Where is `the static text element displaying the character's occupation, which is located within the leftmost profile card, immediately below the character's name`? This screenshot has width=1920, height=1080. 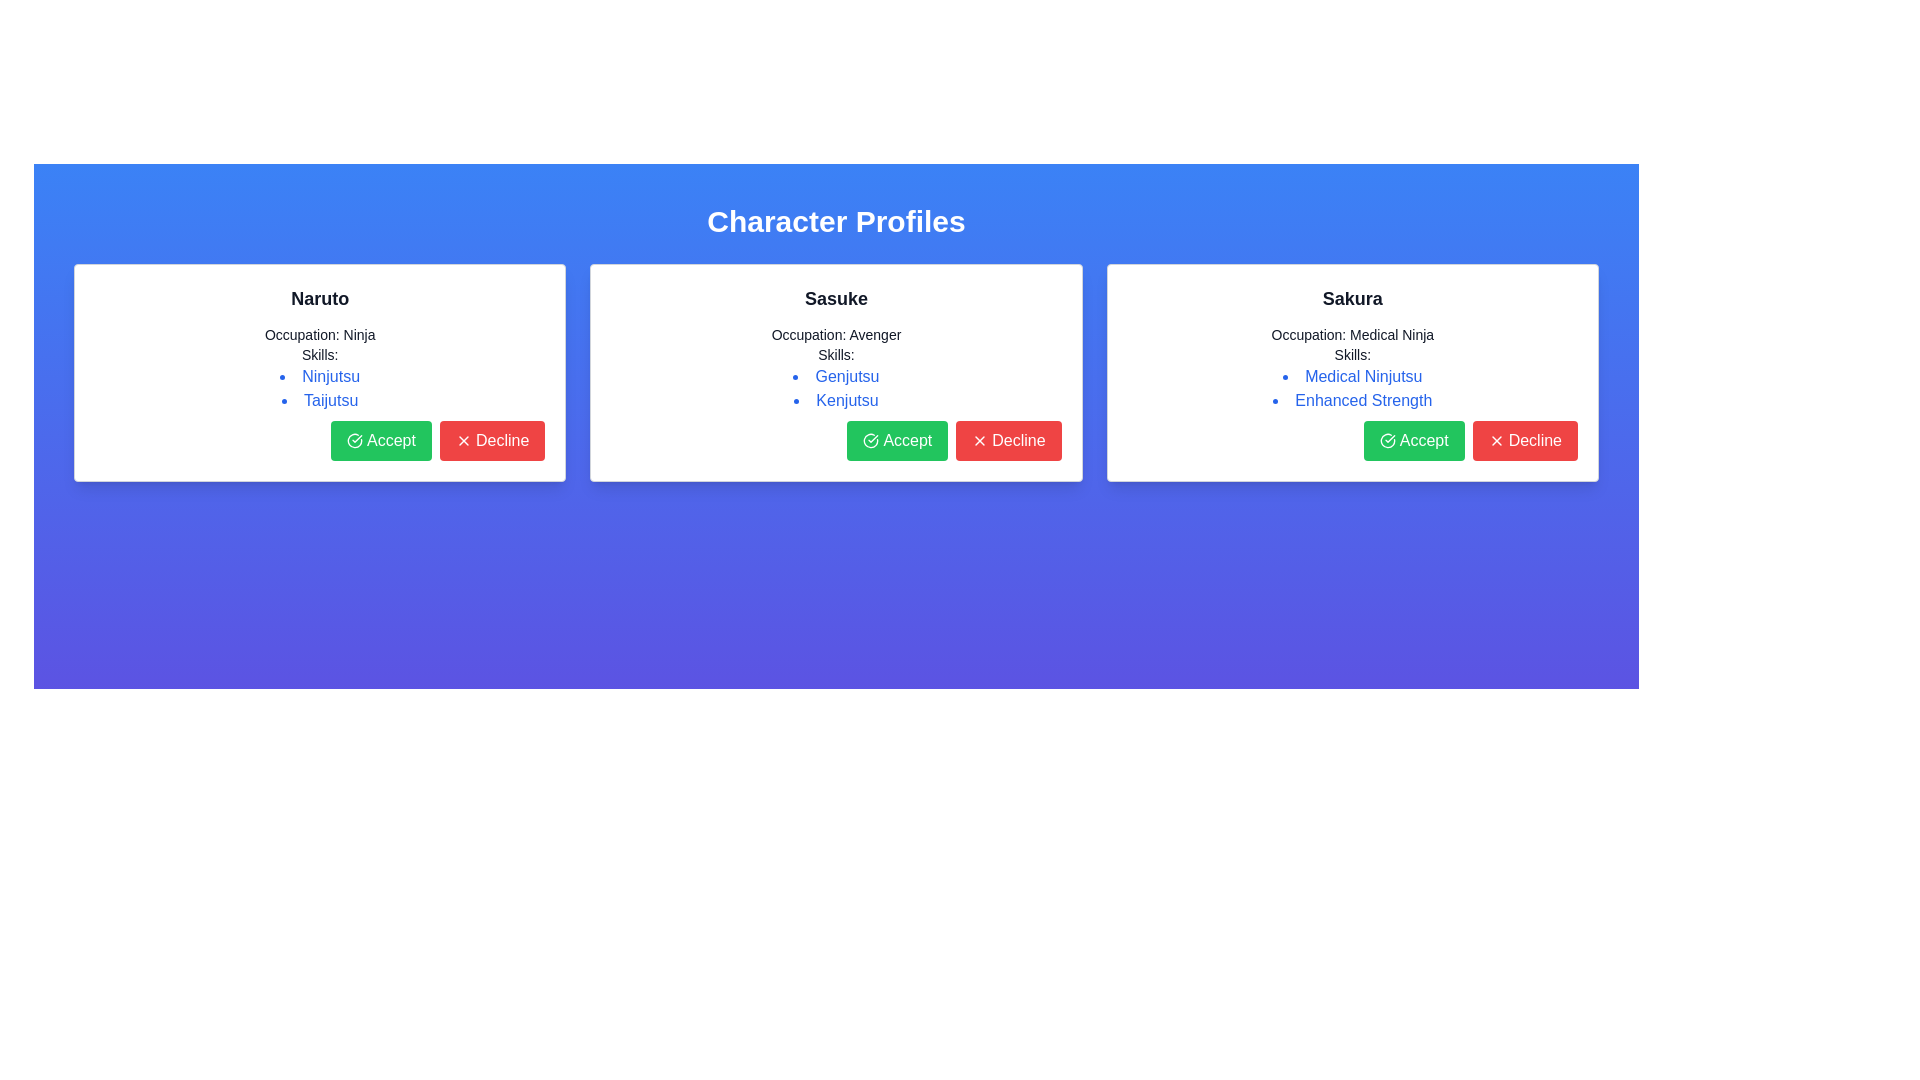 the static text element displaying the character's occupation, which is located within the leftmost profile card, immediately below the character's name is located at coordinates (320, 334).